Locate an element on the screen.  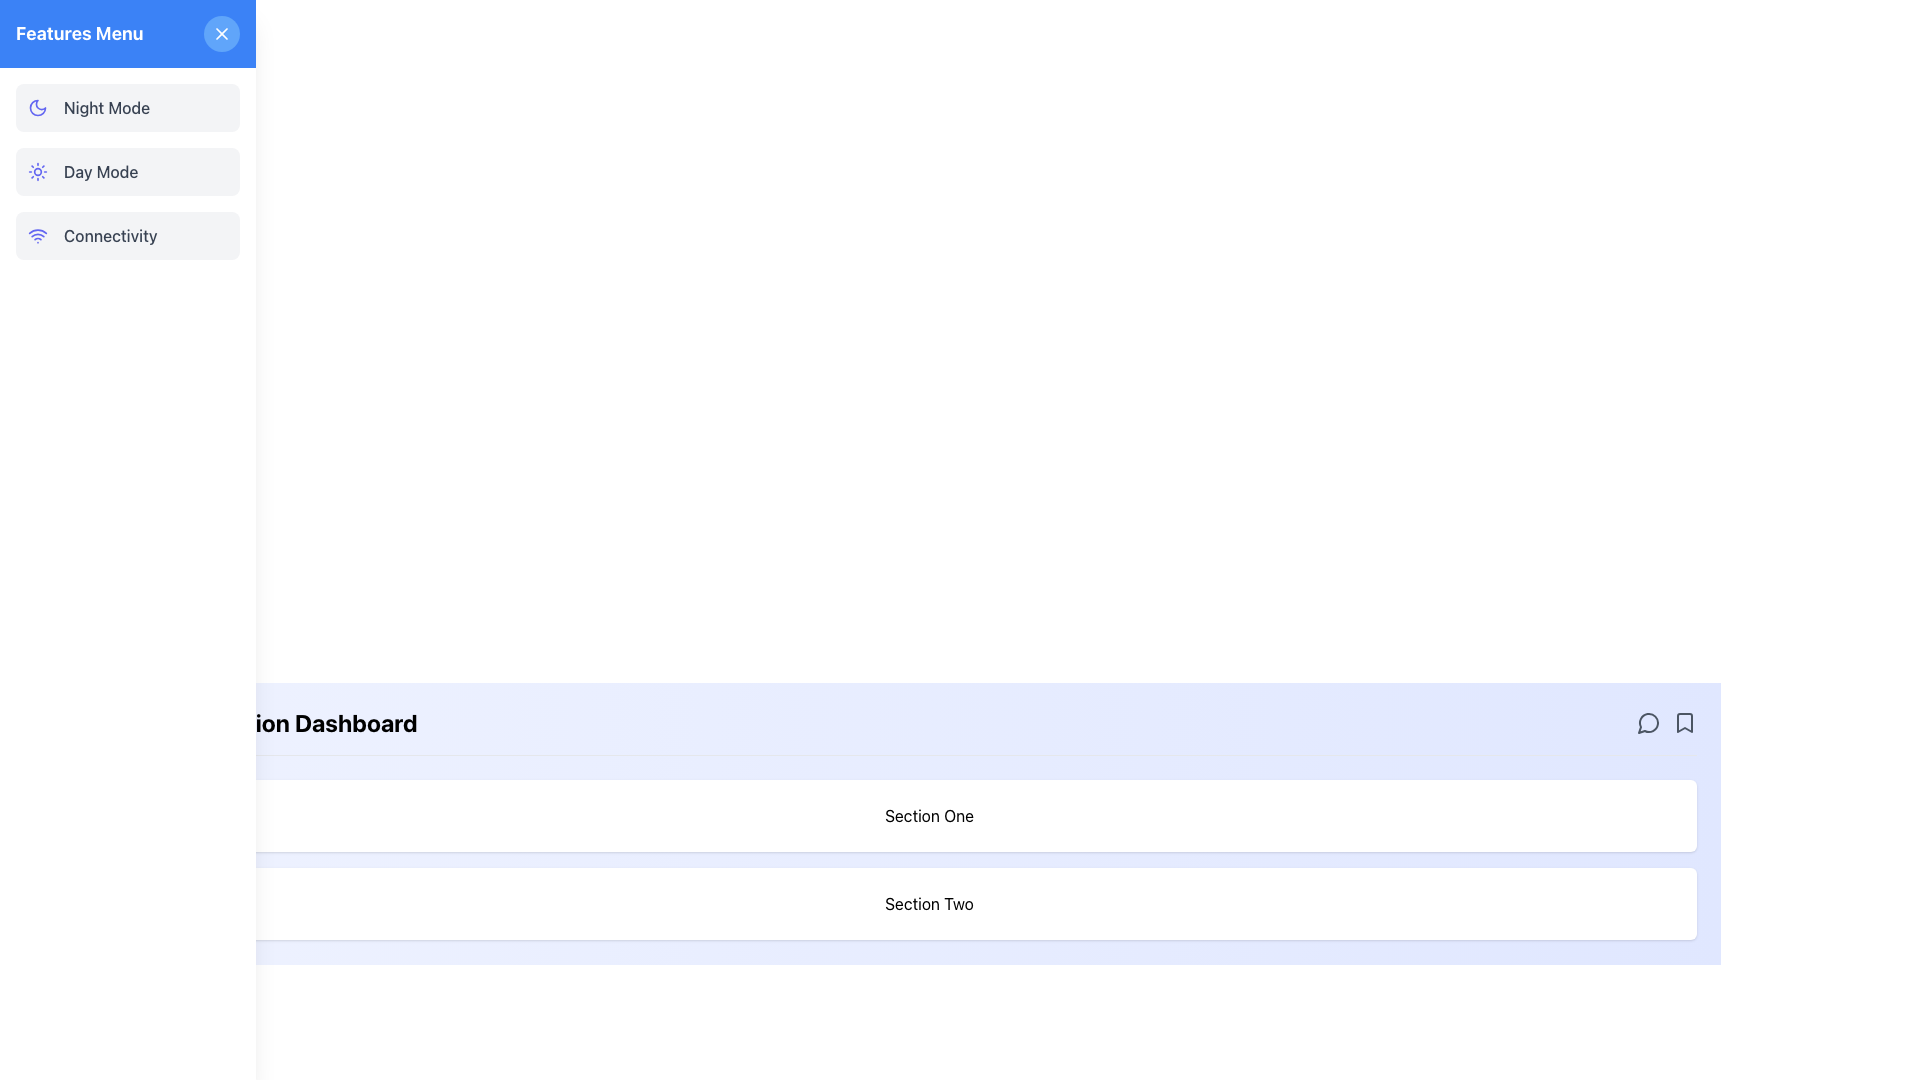
the 'Night Mode' button, which is a rectangular button with a light gray background and a moon icon is located at coordinates (127, 108).